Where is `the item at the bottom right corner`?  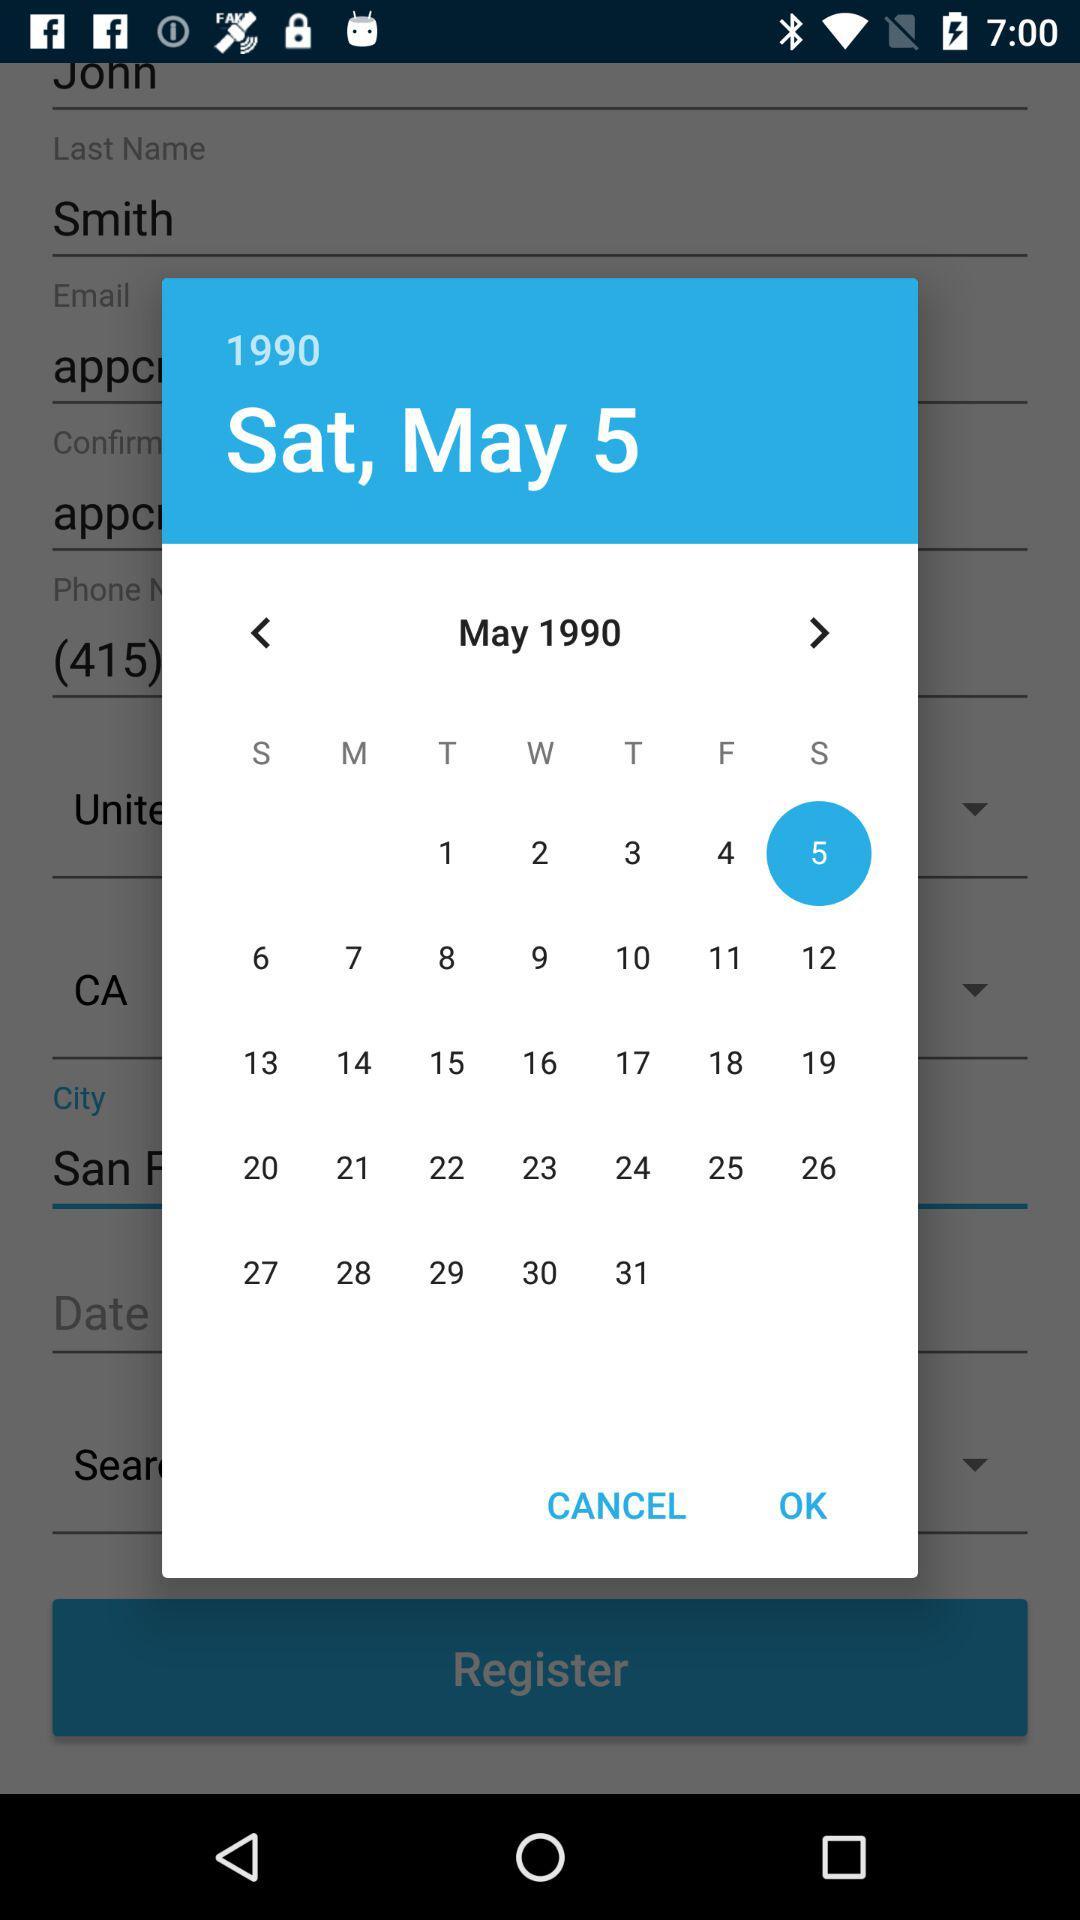
the item at the bottom right corner is located at coordinates (801, 1504).